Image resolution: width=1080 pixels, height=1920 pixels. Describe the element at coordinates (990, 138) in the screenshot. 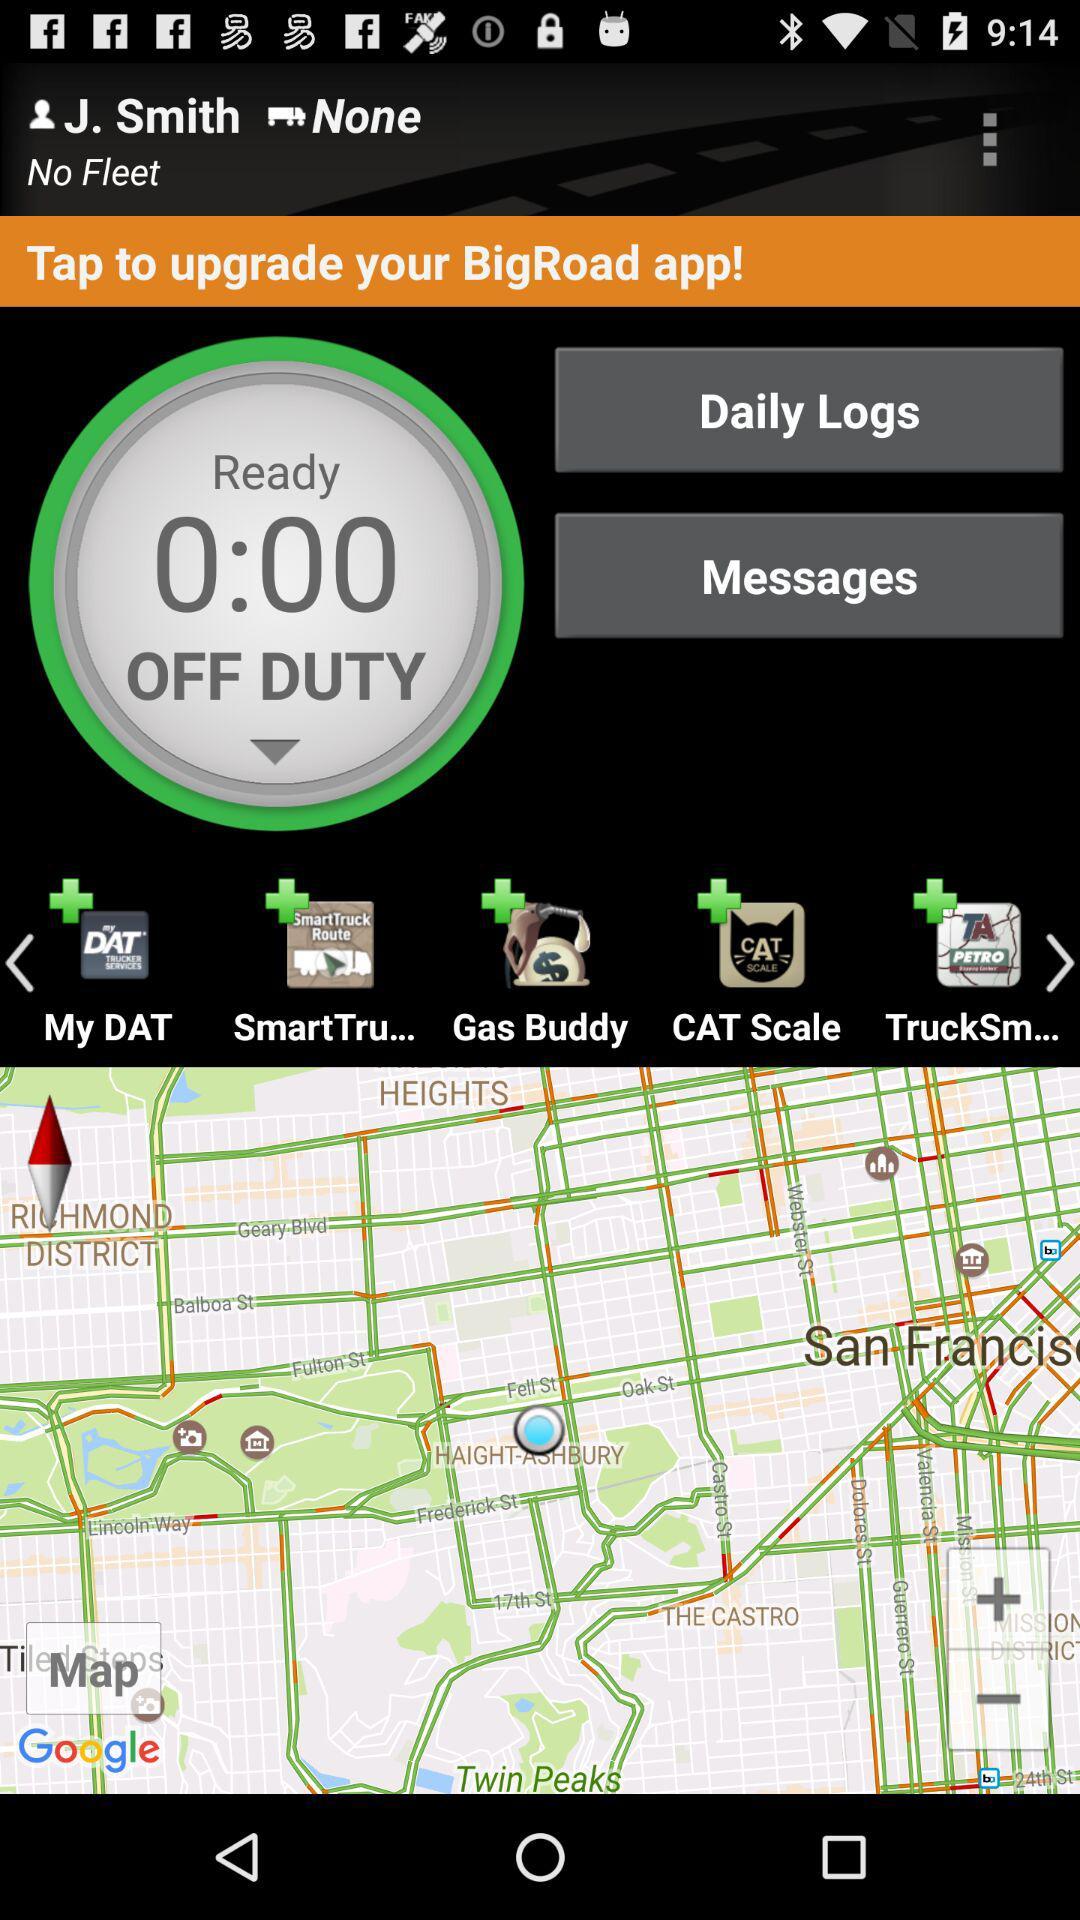

I see `the item above the tap to upgrade item` at that location.